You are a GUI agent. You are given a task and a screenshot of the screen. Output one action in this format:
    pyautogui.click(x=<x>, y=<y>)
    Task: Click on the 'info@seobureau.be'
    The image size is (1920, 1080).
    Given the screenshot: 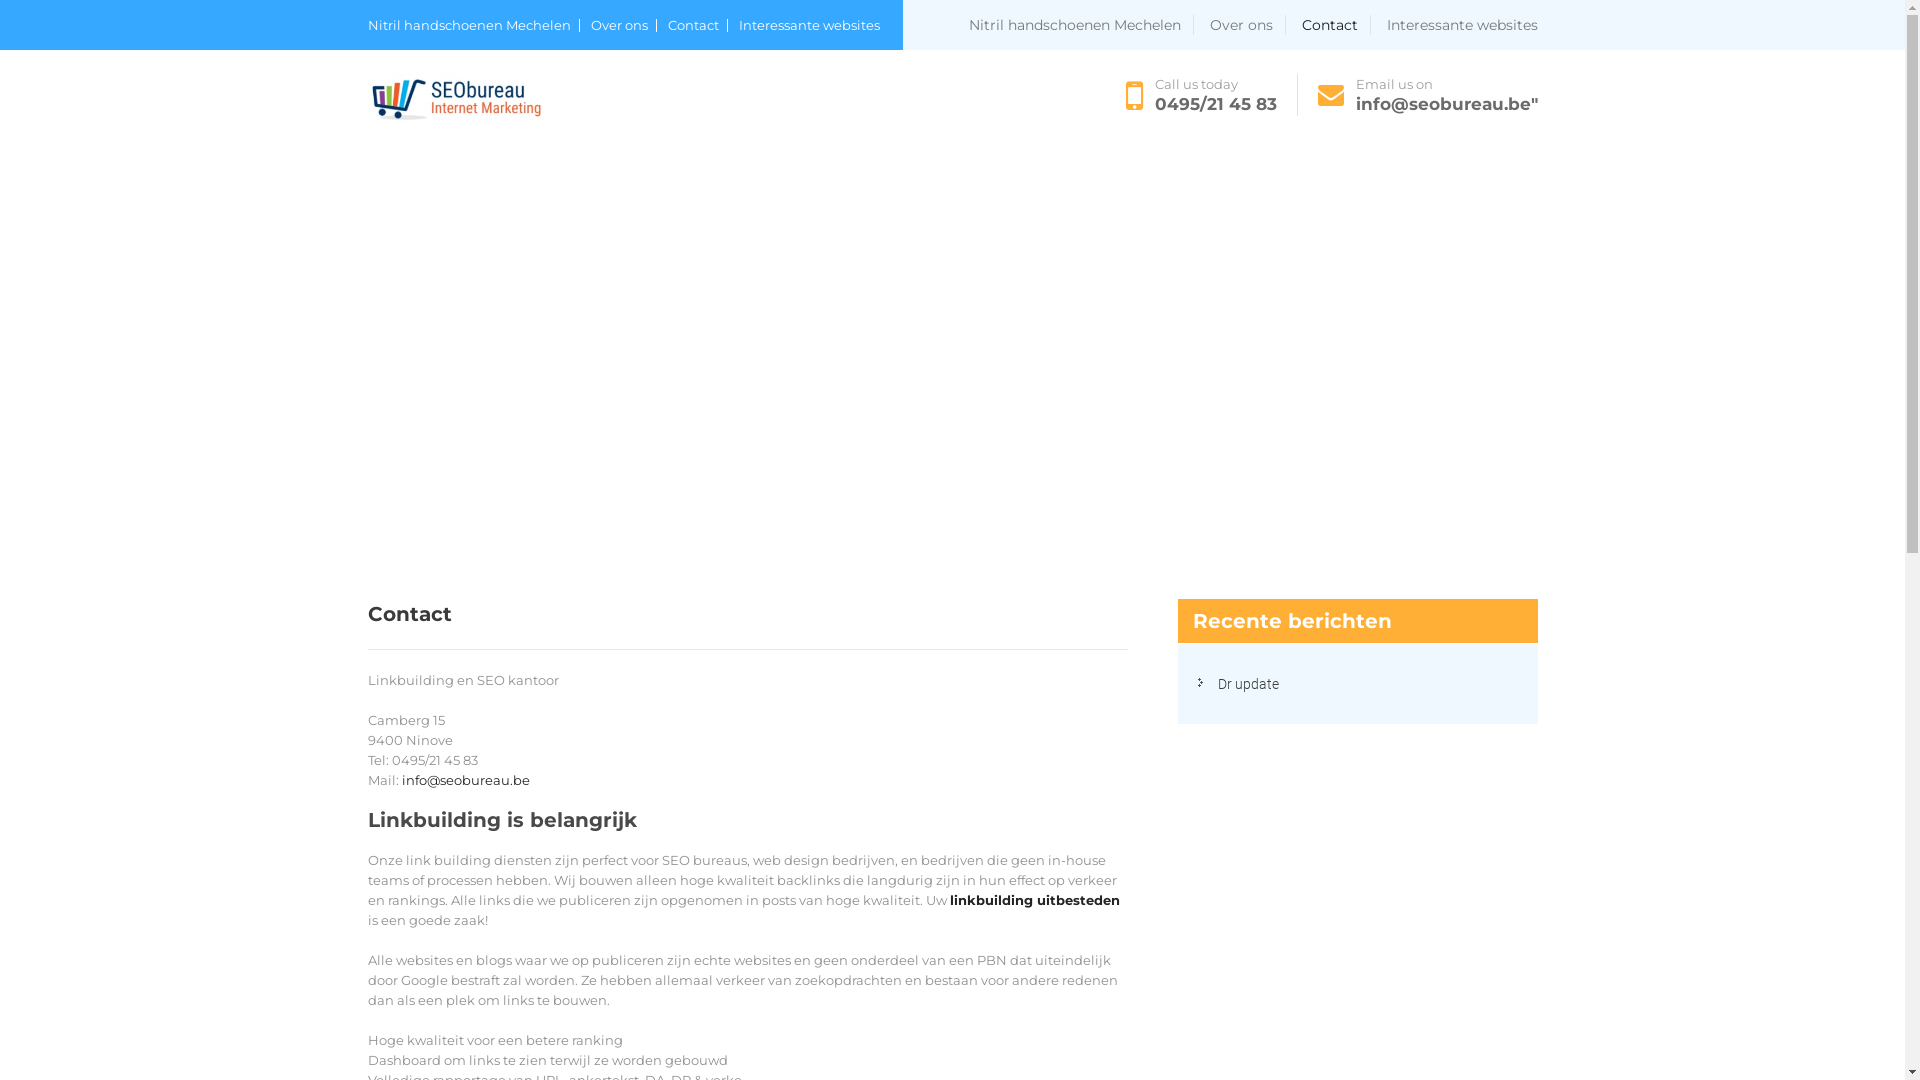 What is the action you would take?
    pyautogui.click(x=464, y=778)
    